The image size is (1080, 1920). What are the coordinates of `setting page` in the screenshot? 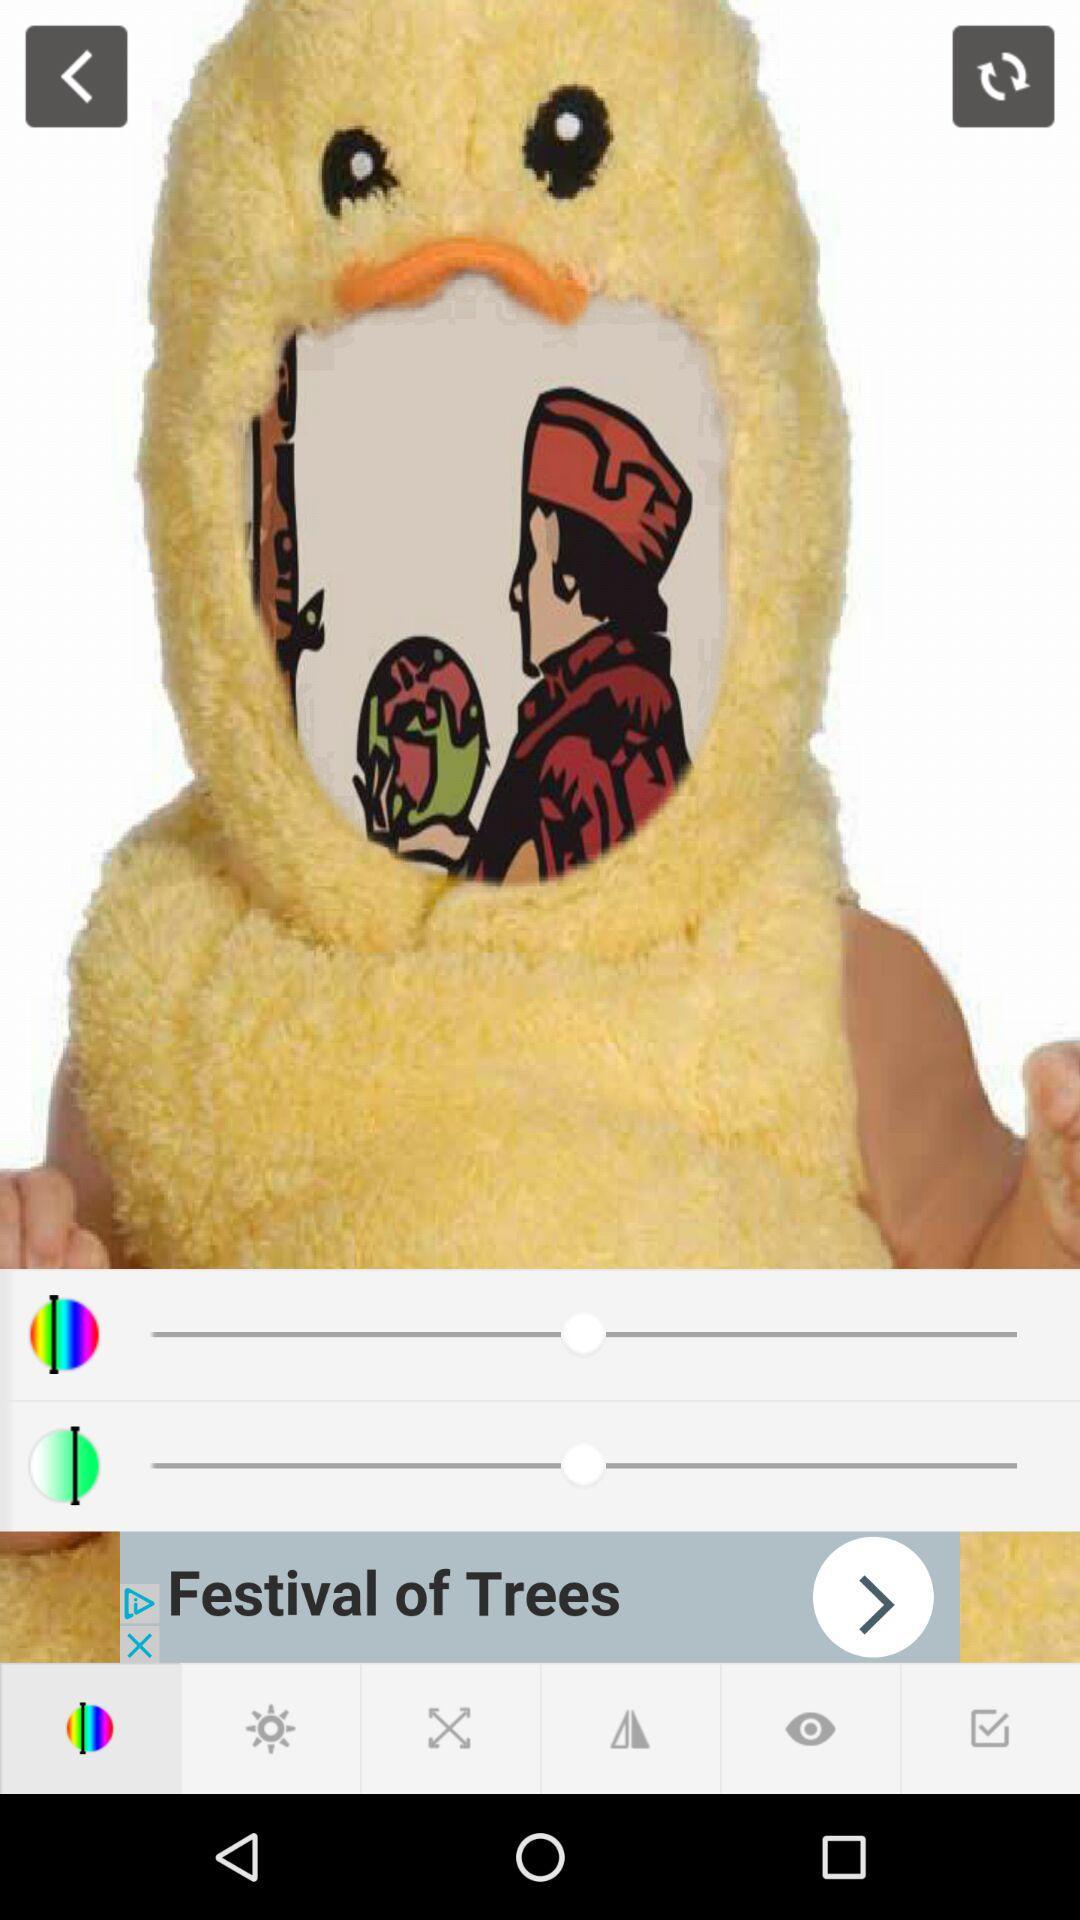 It's located at (270, 1727).